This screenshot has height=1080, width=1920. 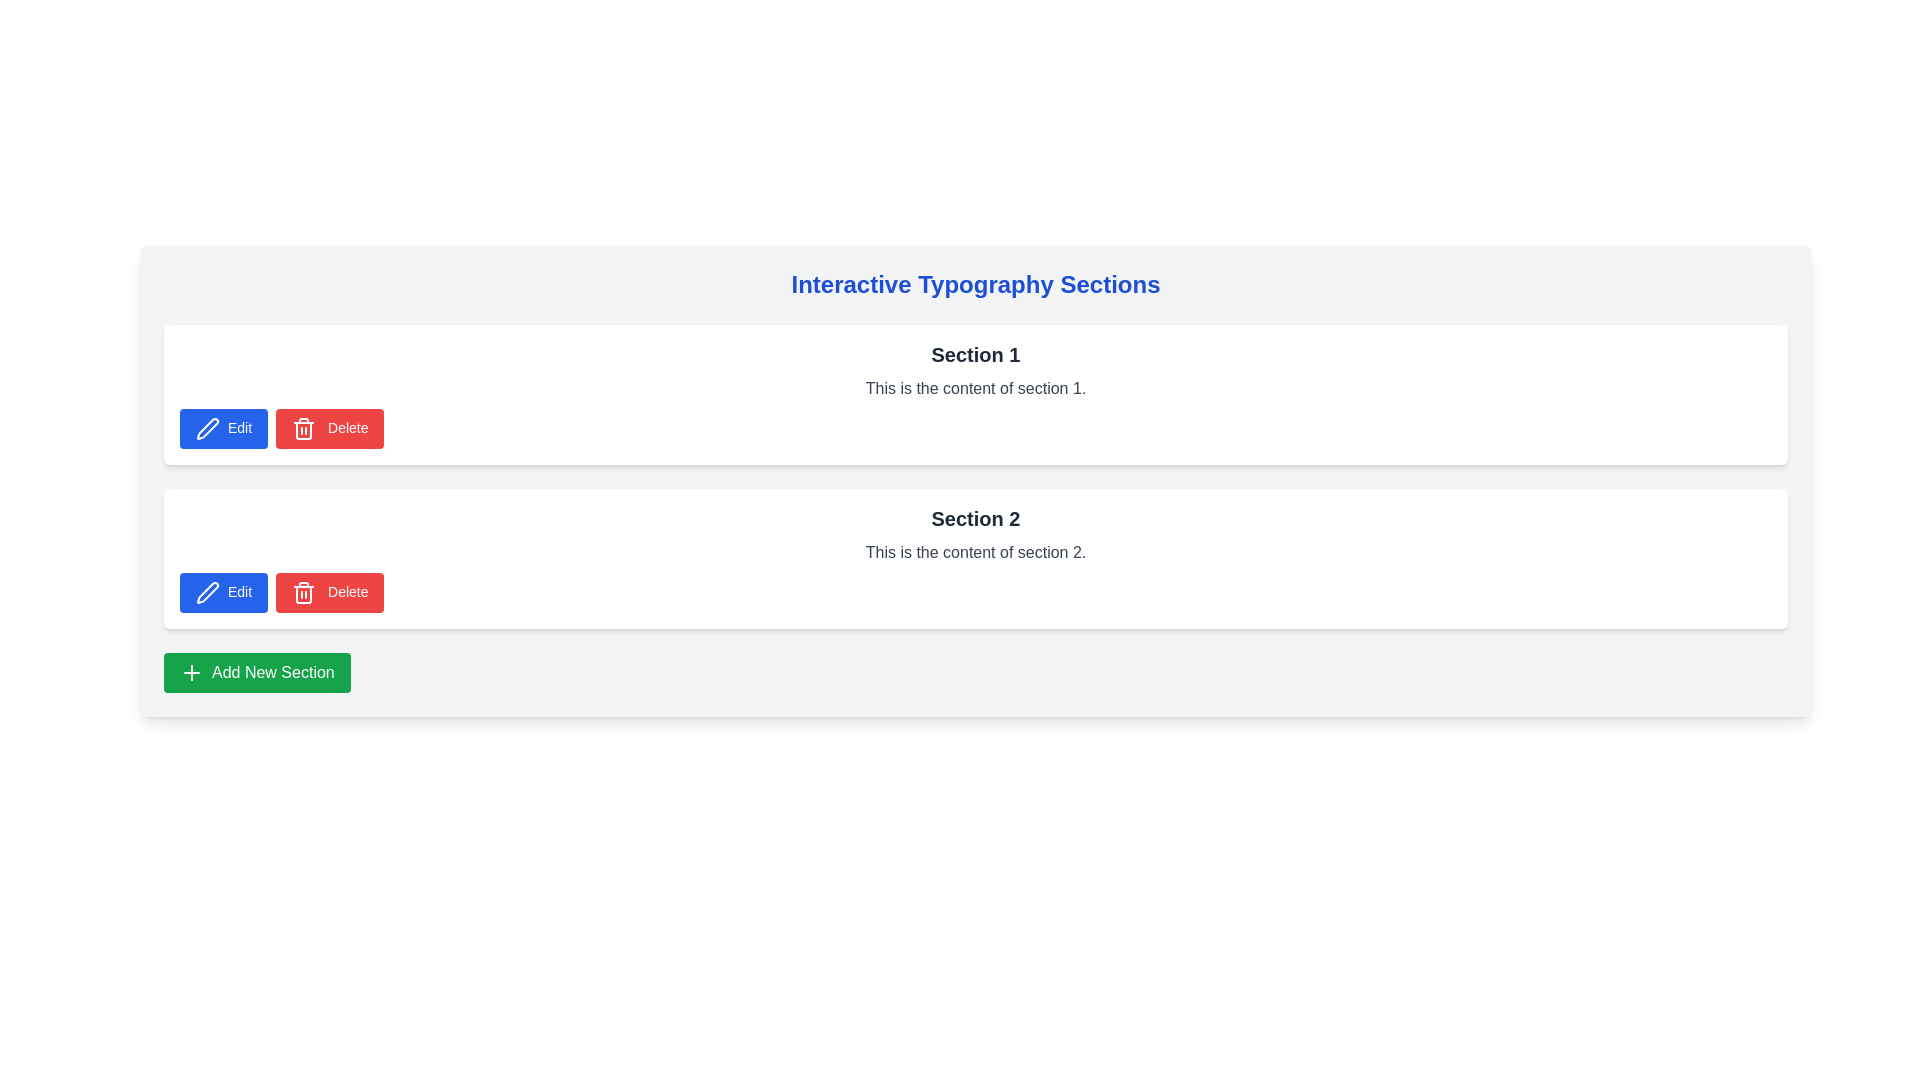 What do you see at coordinates (224, 427) in the screenshot?
I see `the blue rectangular 'Edit' button with a pen icon on the left, located in the first section under 'Interactive Typography Sections' to observe its hover effect` at bounding box center [224, 427].